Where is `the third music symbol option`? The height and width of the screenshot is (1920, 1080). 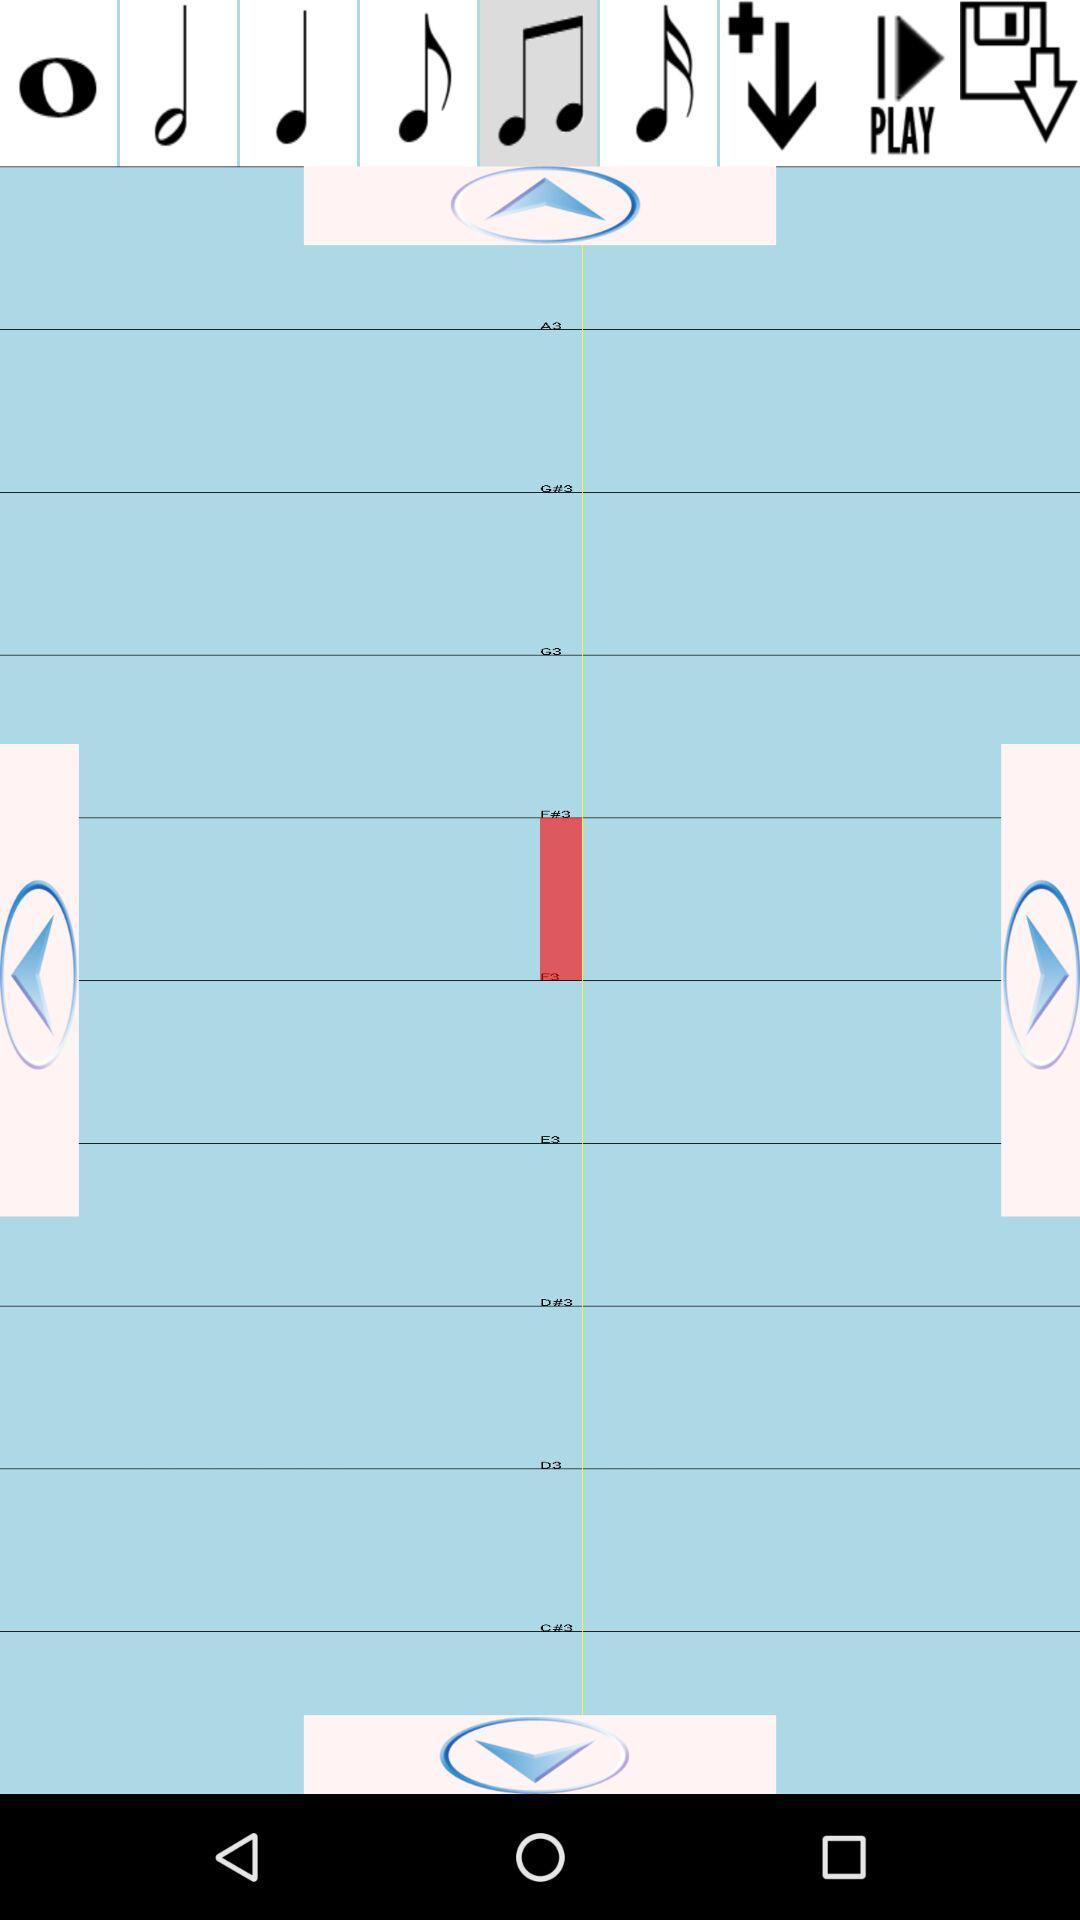 the third music symbol option is located at coordinates (298, 82).